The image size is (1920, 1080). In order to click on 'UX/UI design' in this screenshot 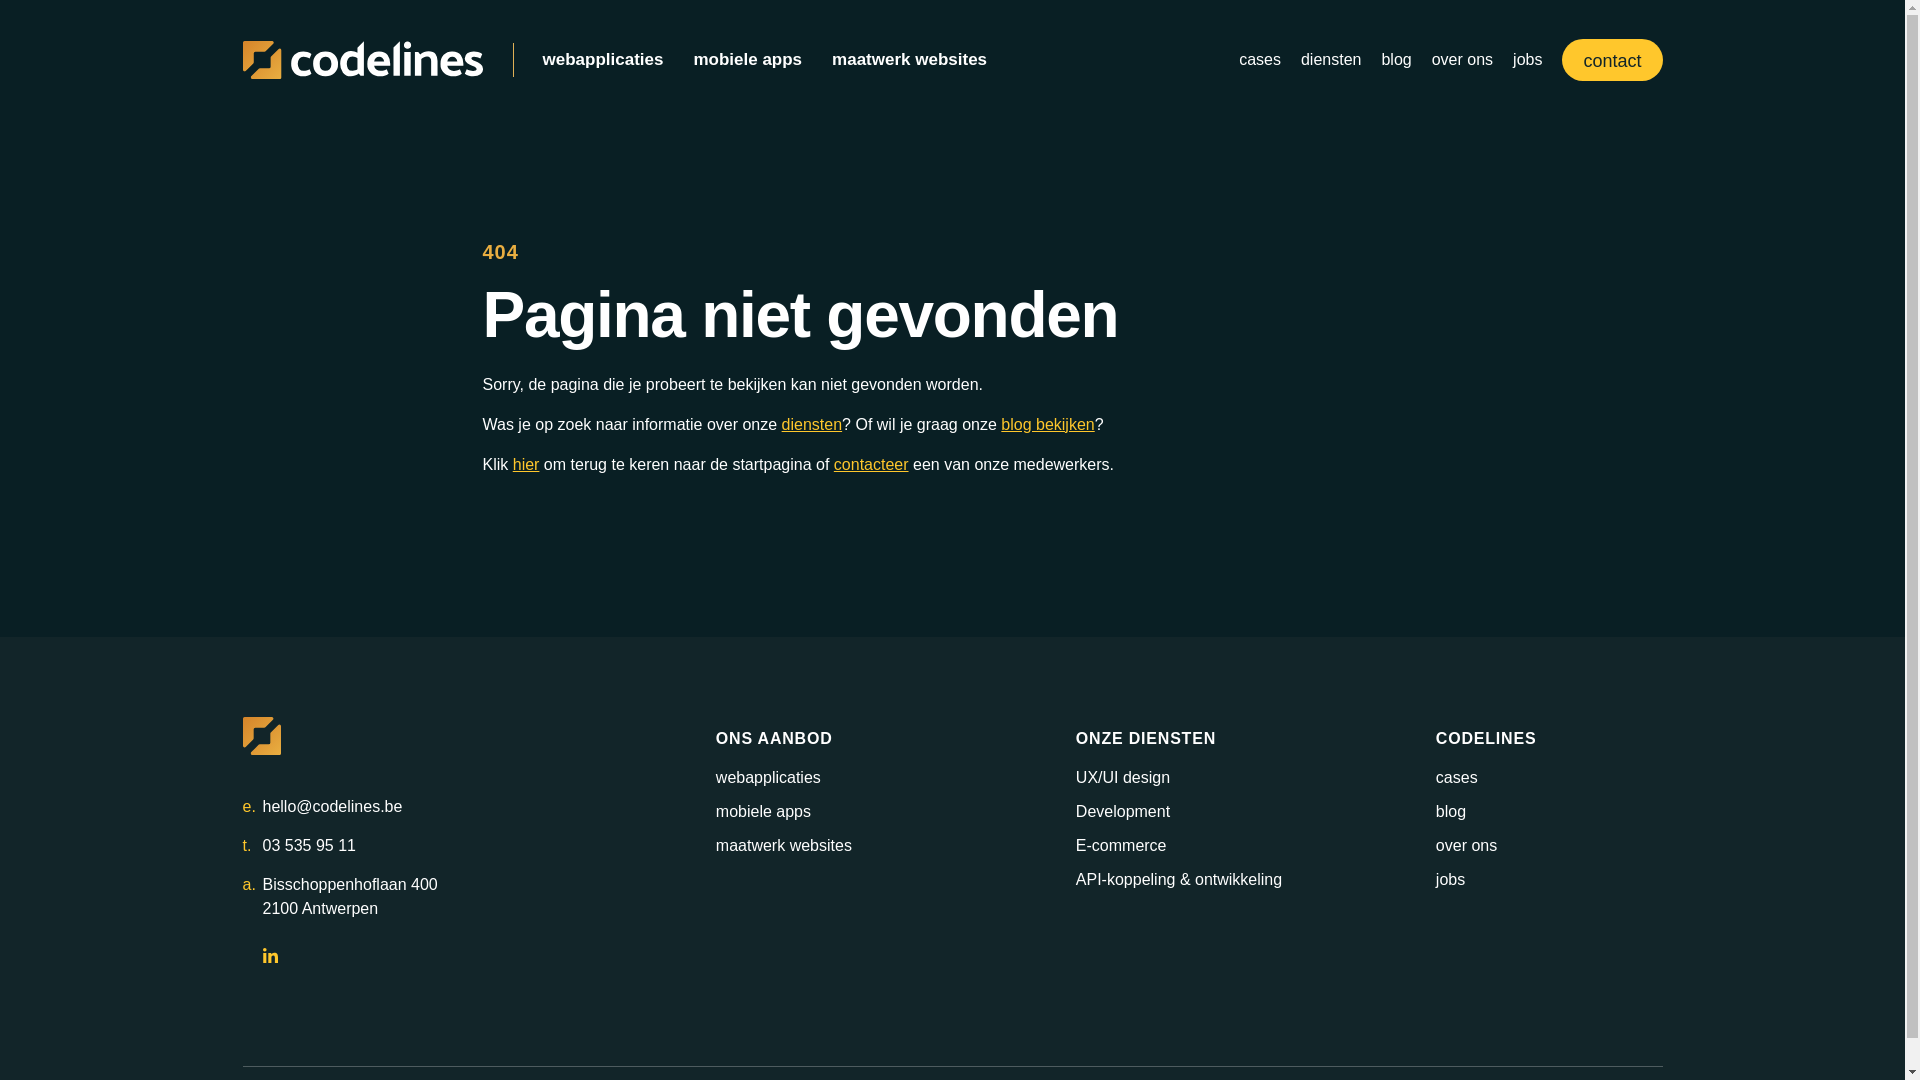, I will do `click(1123, 776)`.